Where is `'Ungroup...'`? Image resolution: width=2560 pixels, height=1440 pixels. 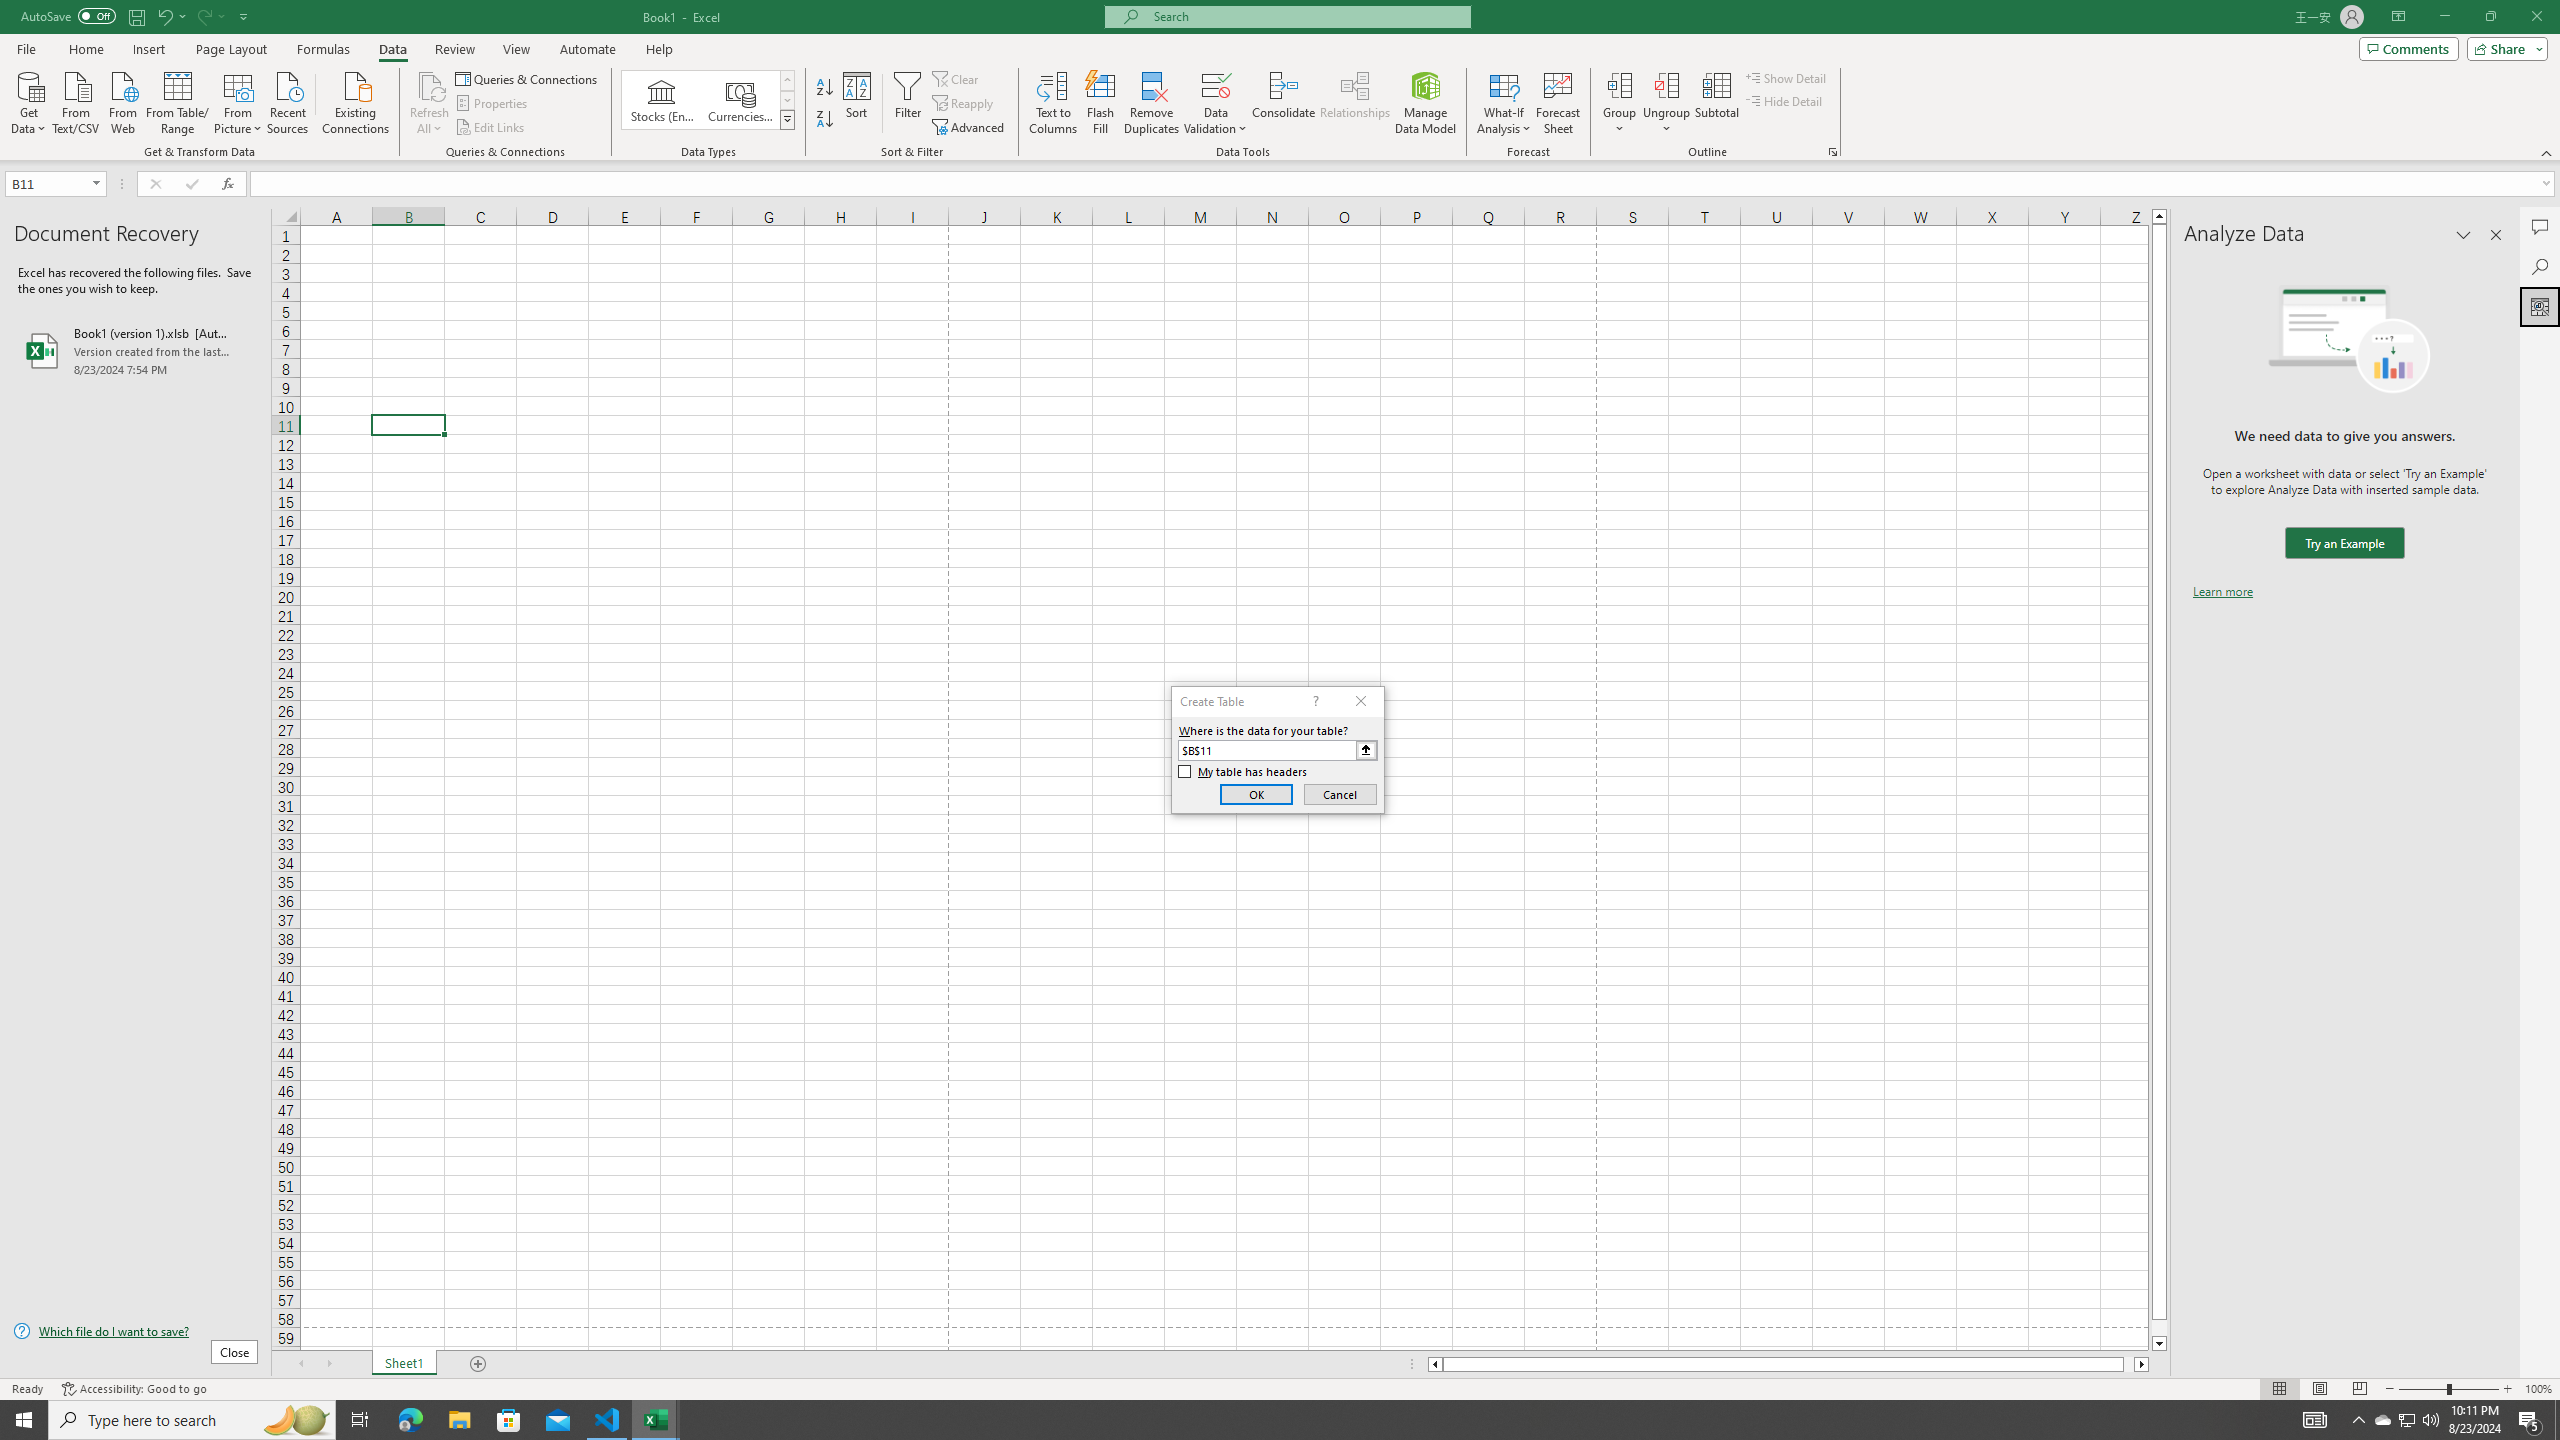
'Ungroup...' is located at coordinates (1666, 103).